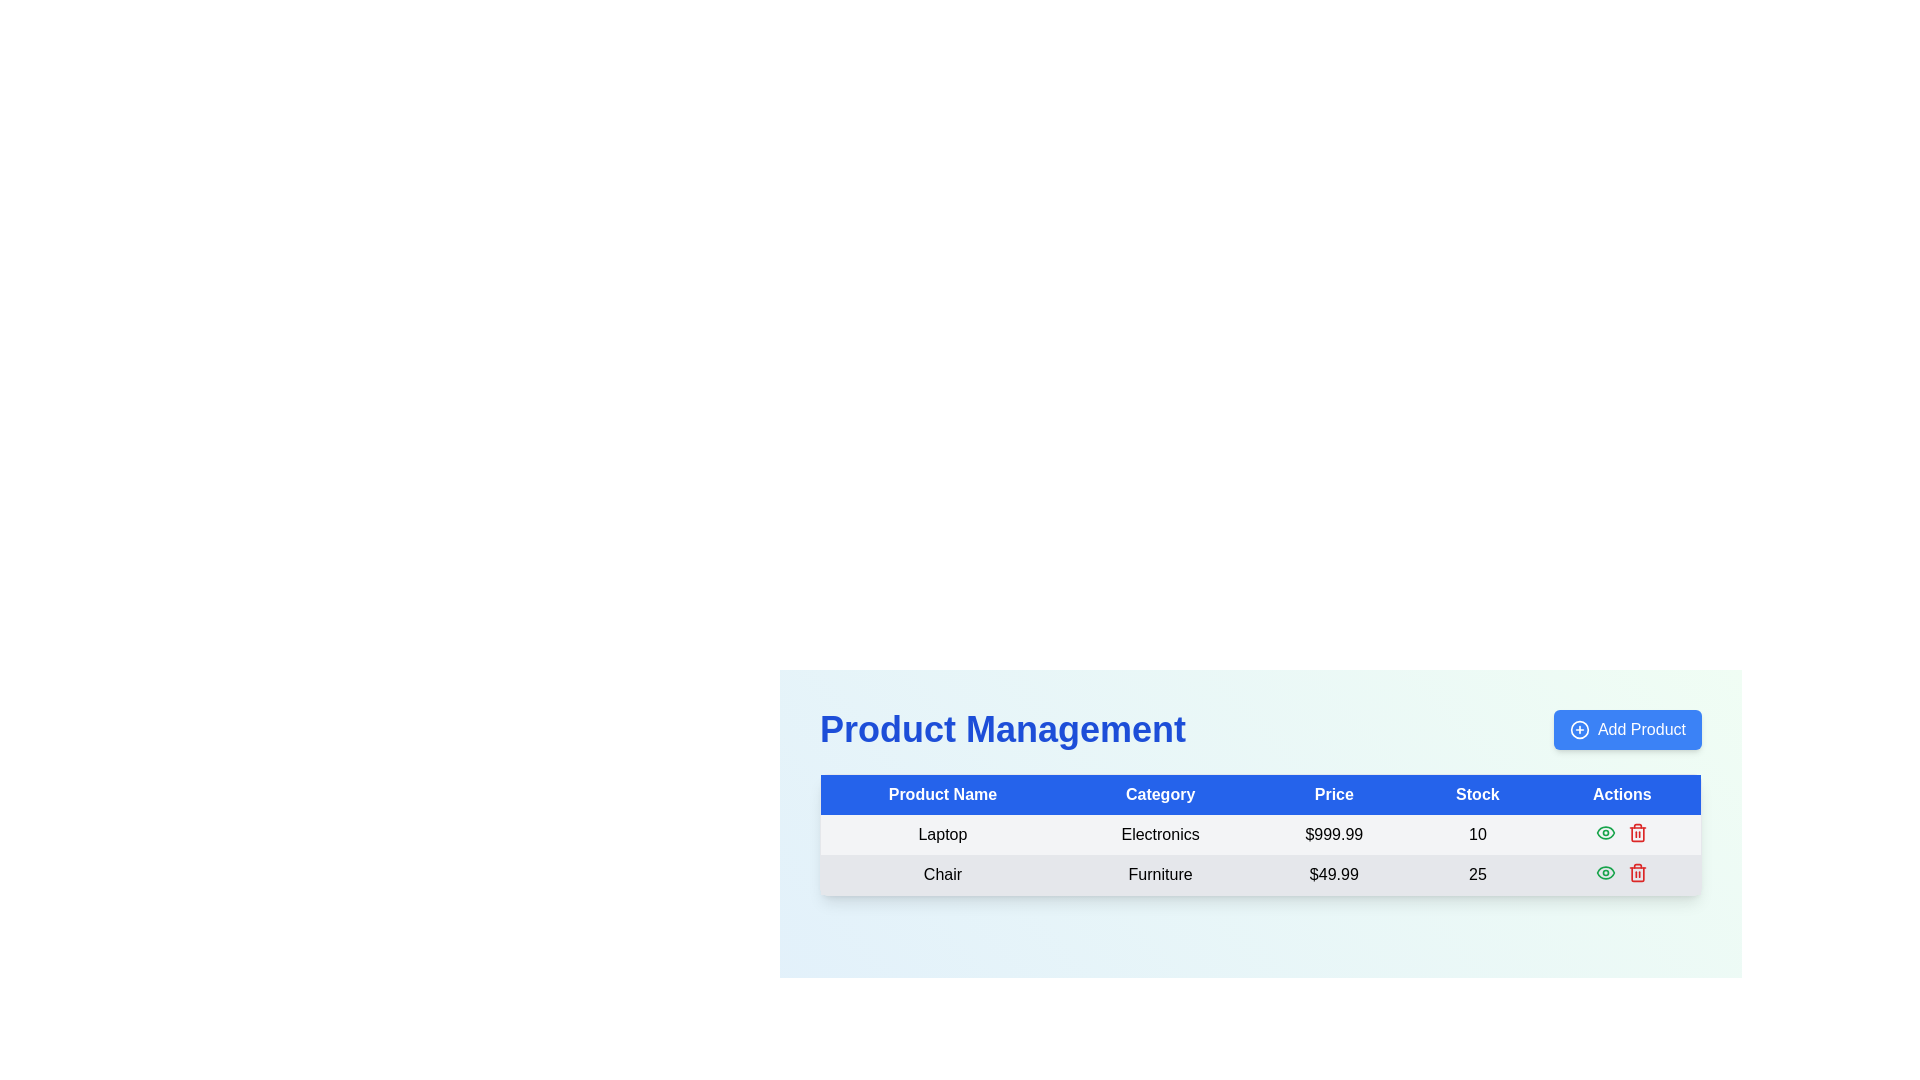 The height and width of the screenshot is (1080, 1920). Describe the element at coordinates (941, 793) in the screenshot. I see `text of the 'Product Name' table header, which is a white rectangular label on a blue background located at the leftmost position of the header row` at that location.